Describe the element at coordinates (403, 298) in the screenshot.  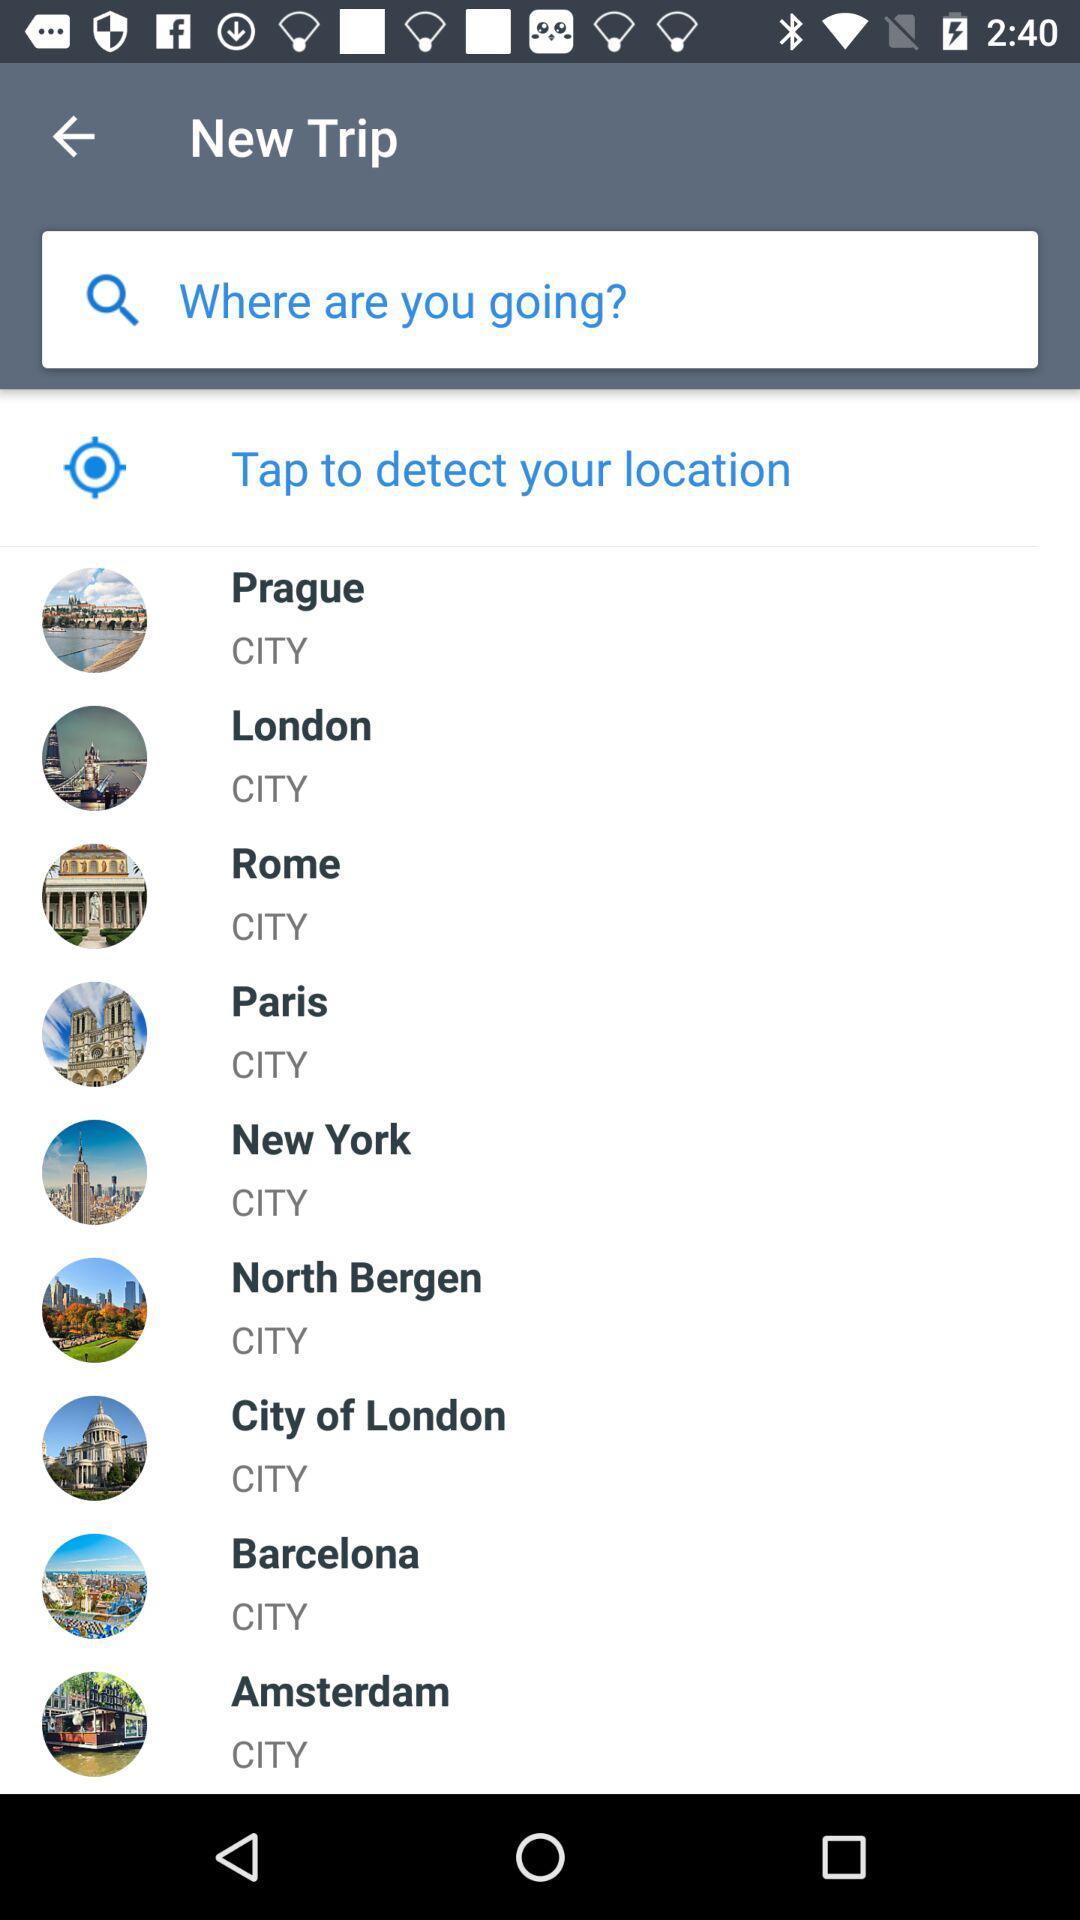
I see `the text in the search field` at that location.